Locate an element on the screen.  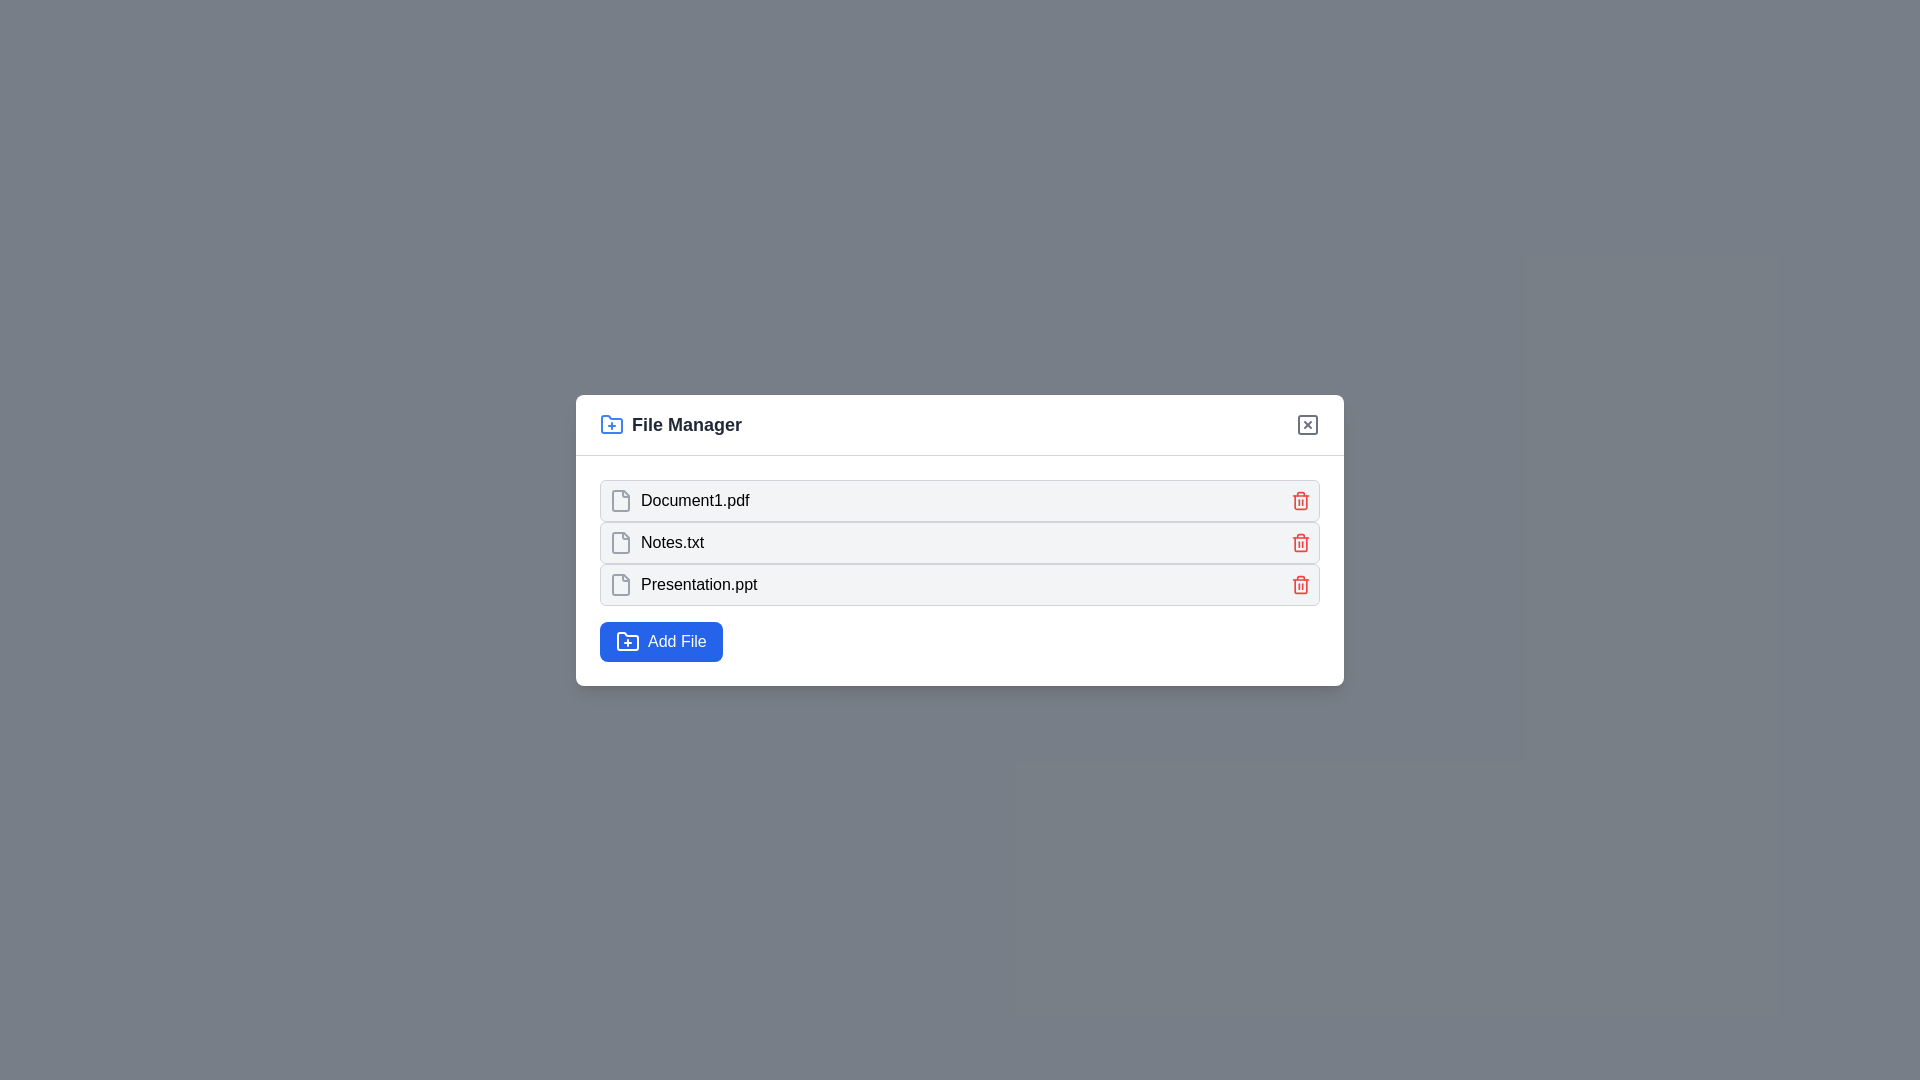
the red trash icon button located in the top-right corner of the row for 'Notes.txt' to observe the hover effect is located at coordinates (1300, 542).